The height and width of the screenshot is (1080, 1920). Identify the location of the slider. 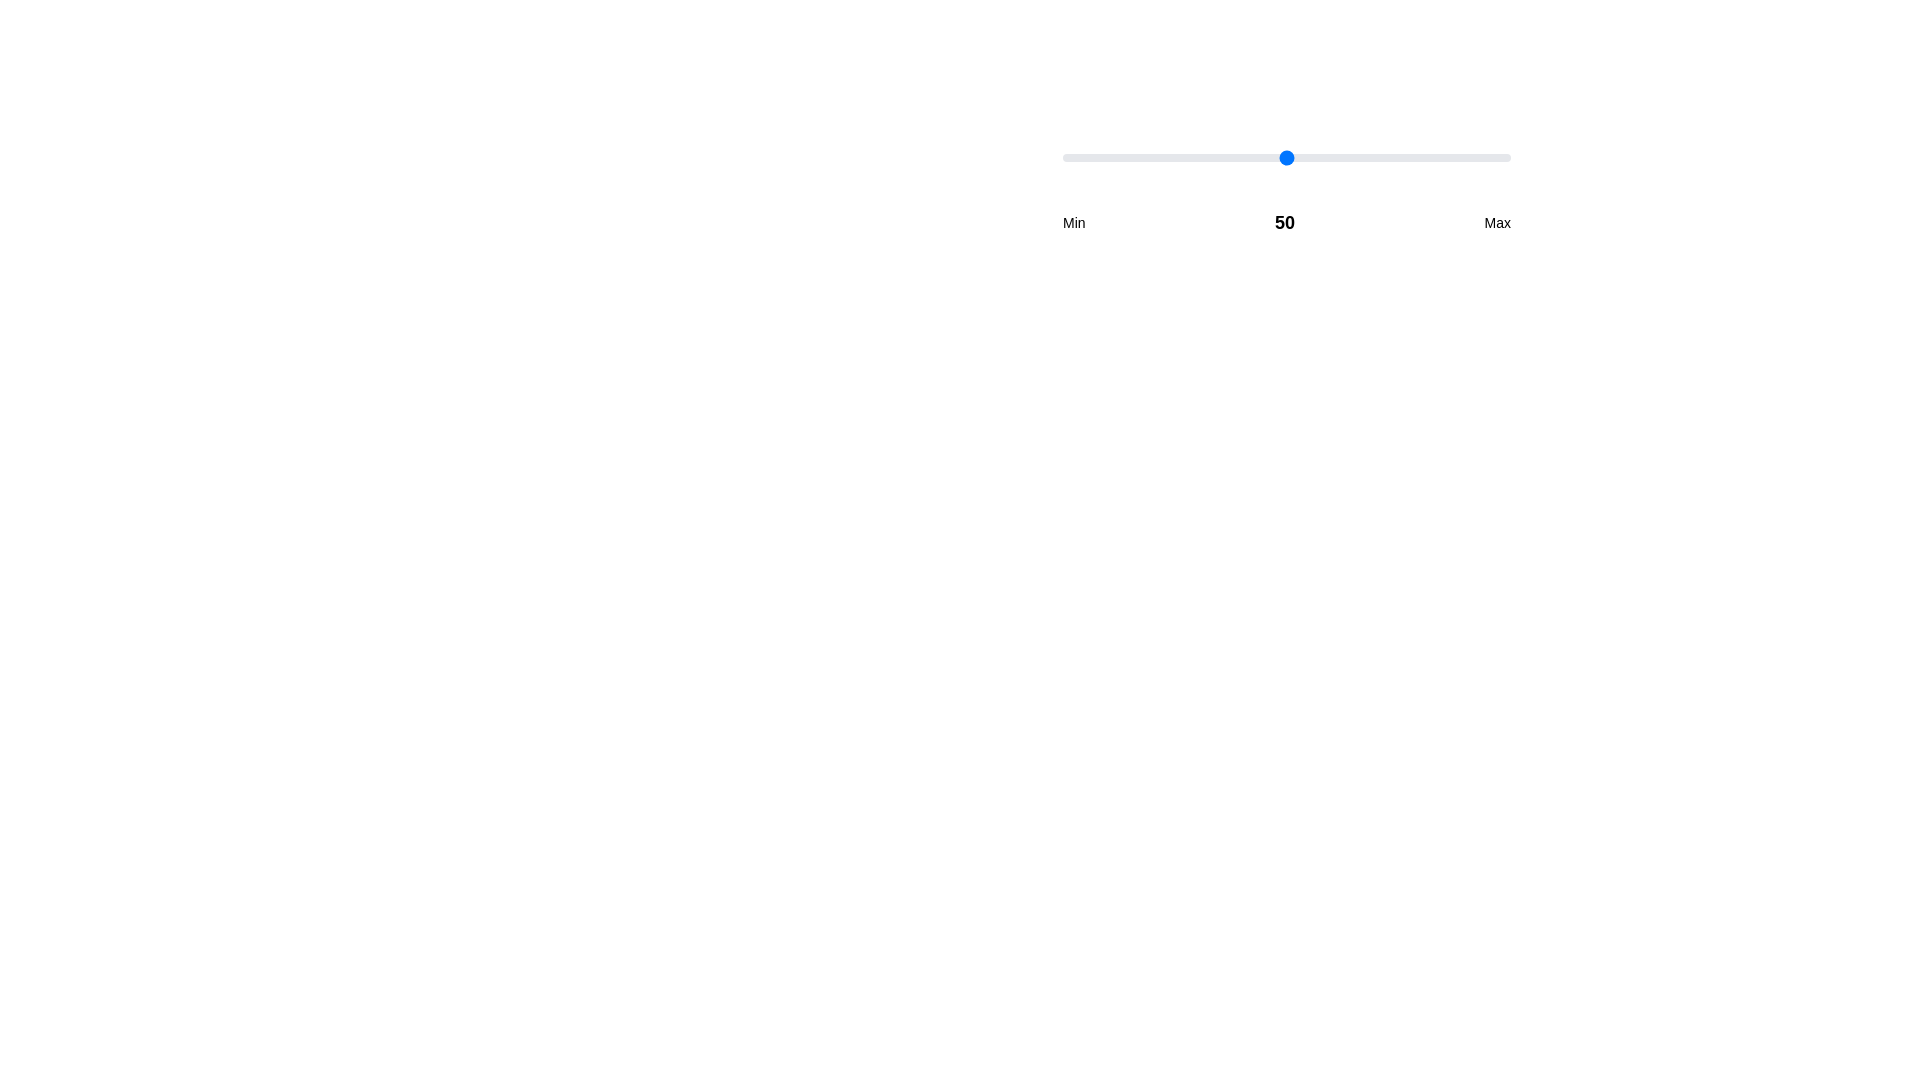
(1200, 157).